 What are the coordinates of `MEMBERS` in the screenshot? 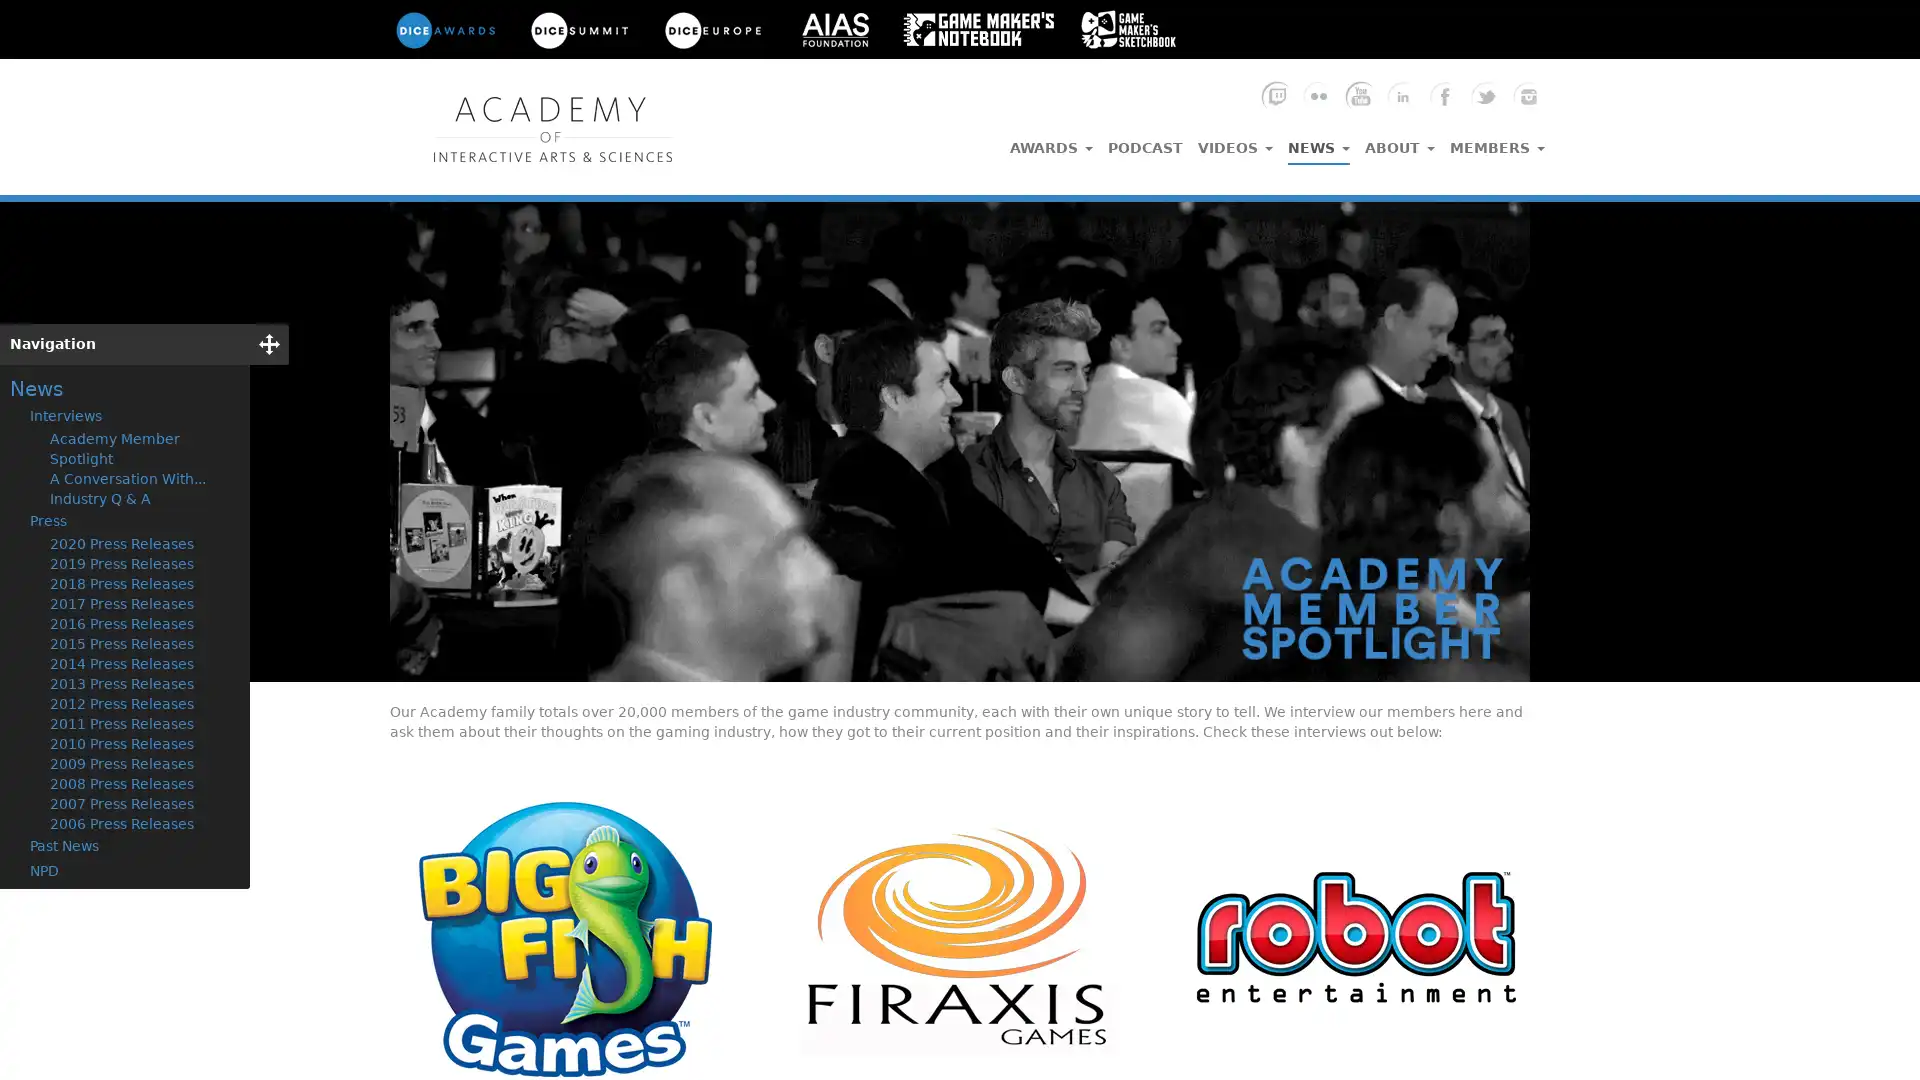 It's located at (1497, 141).